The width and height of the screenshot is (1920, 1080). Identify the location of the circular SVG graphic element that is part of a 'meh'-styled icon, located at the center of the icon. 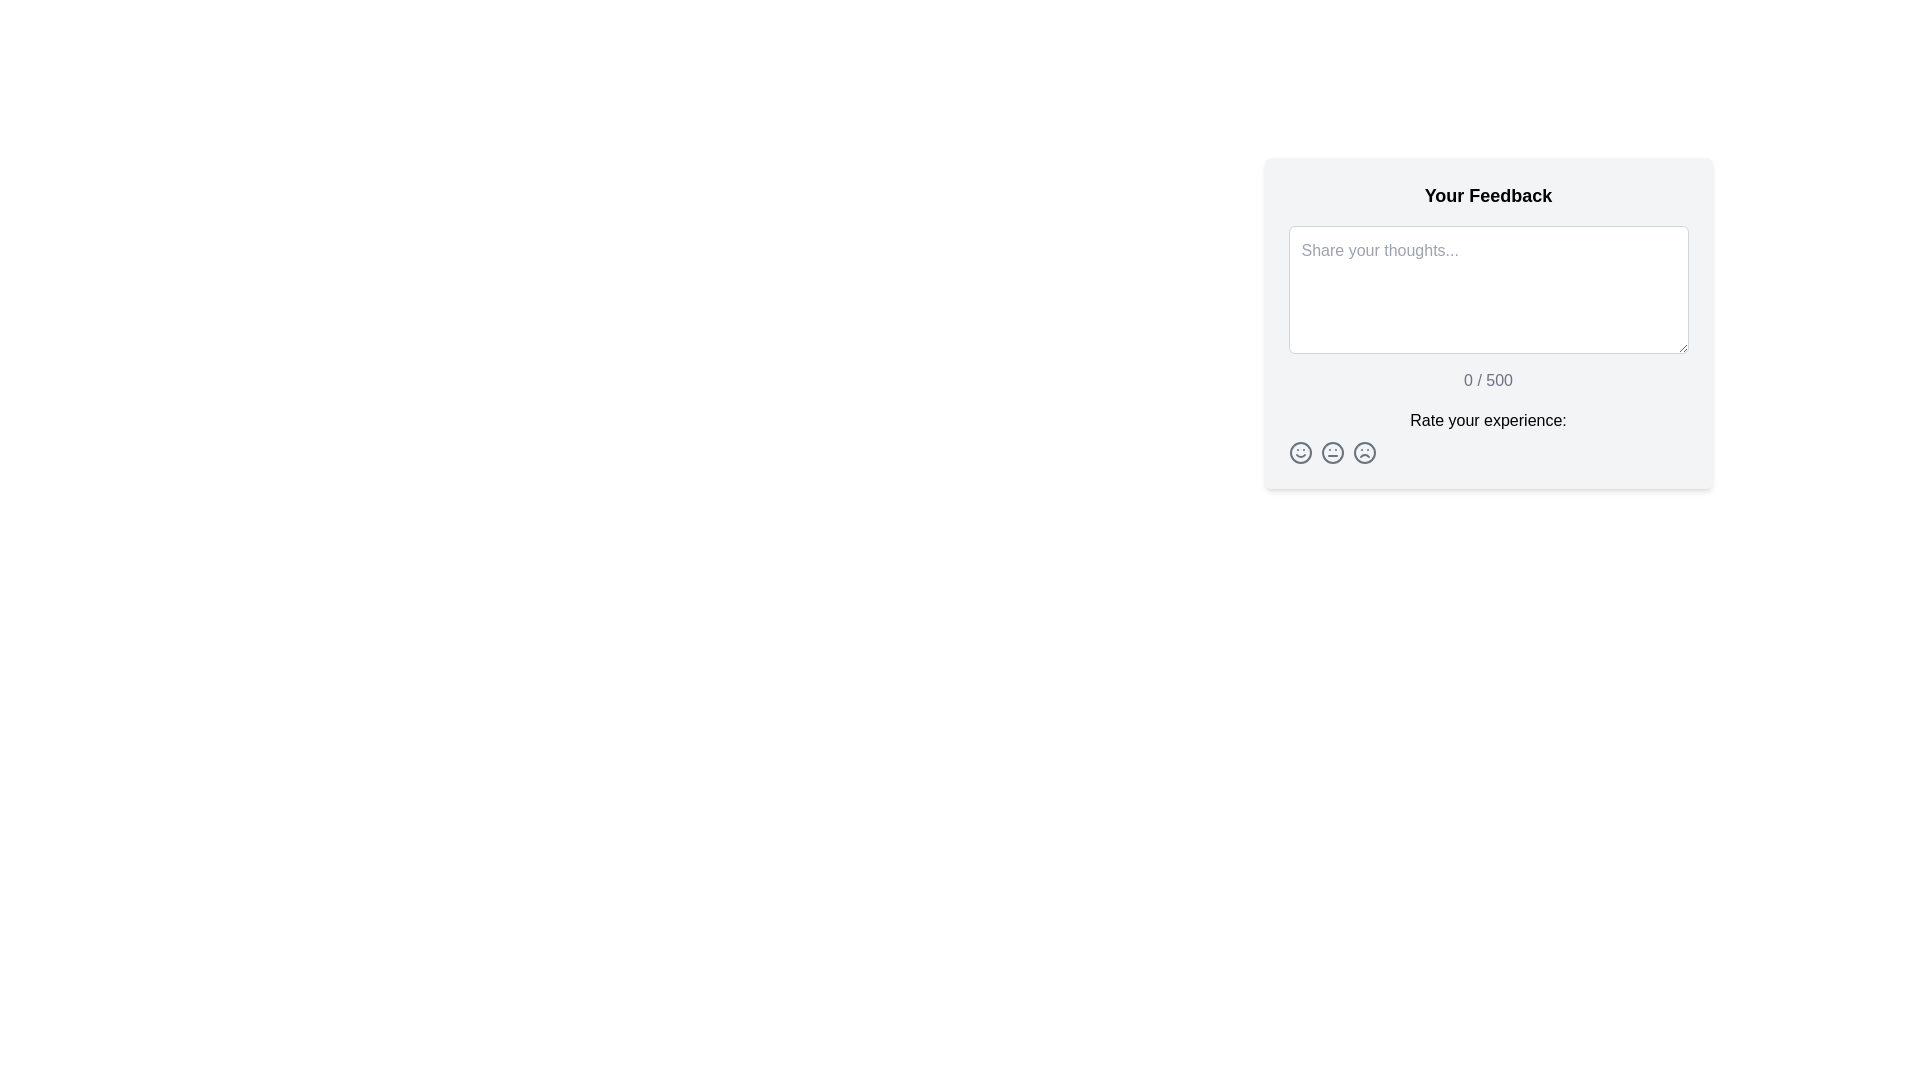
(1332, 452).